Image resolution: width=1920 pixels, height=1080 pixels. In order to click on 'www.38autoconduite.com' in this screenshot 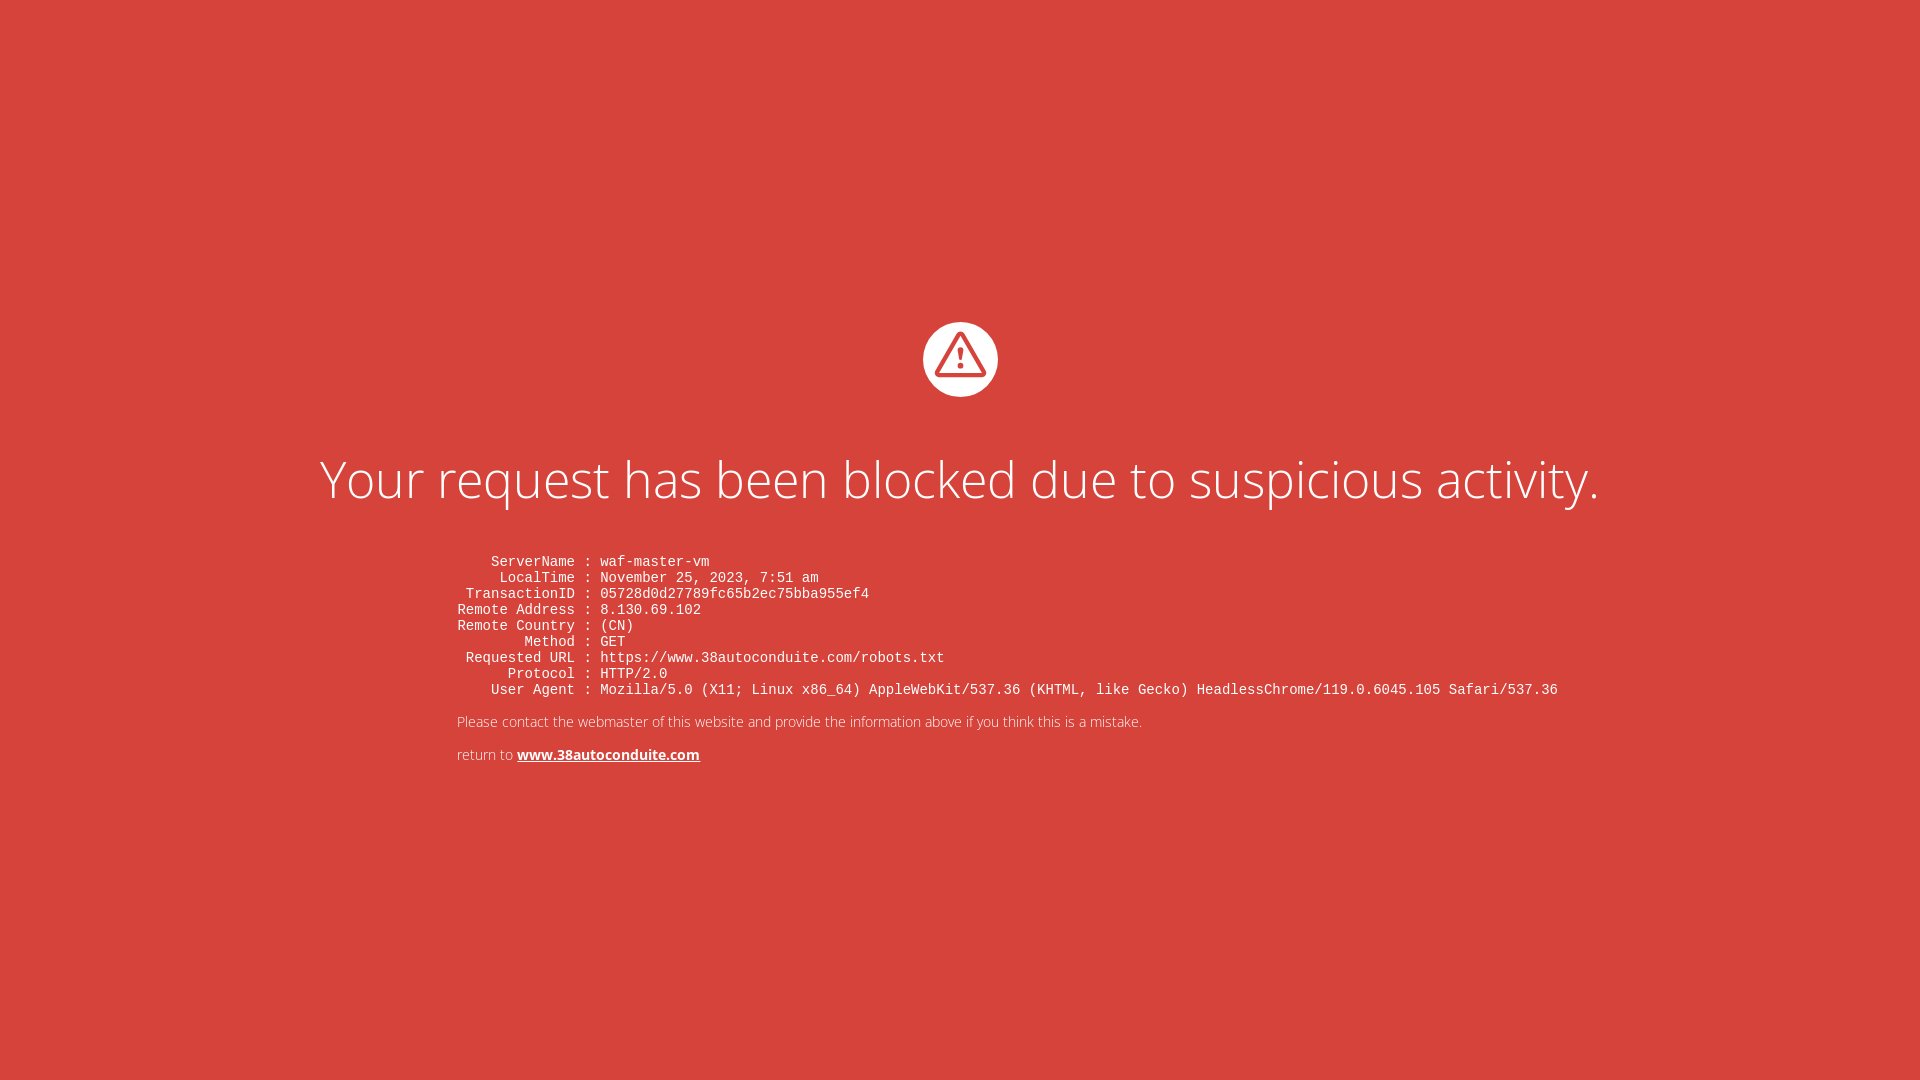, I will do `click(517, 754)`.